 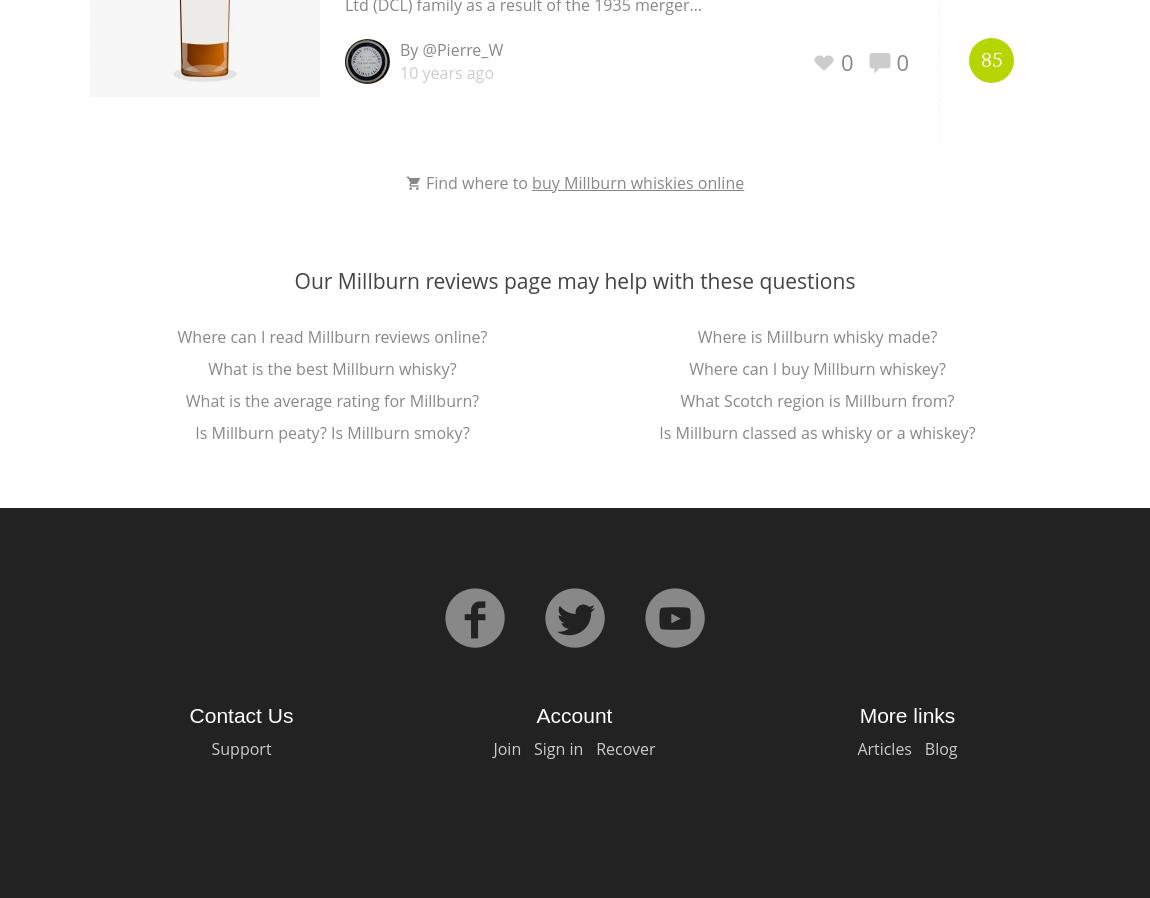 What do you see at coordinates (493, 748) in the screenshot?
I see `'Join'` at bounding box center [493, 748].